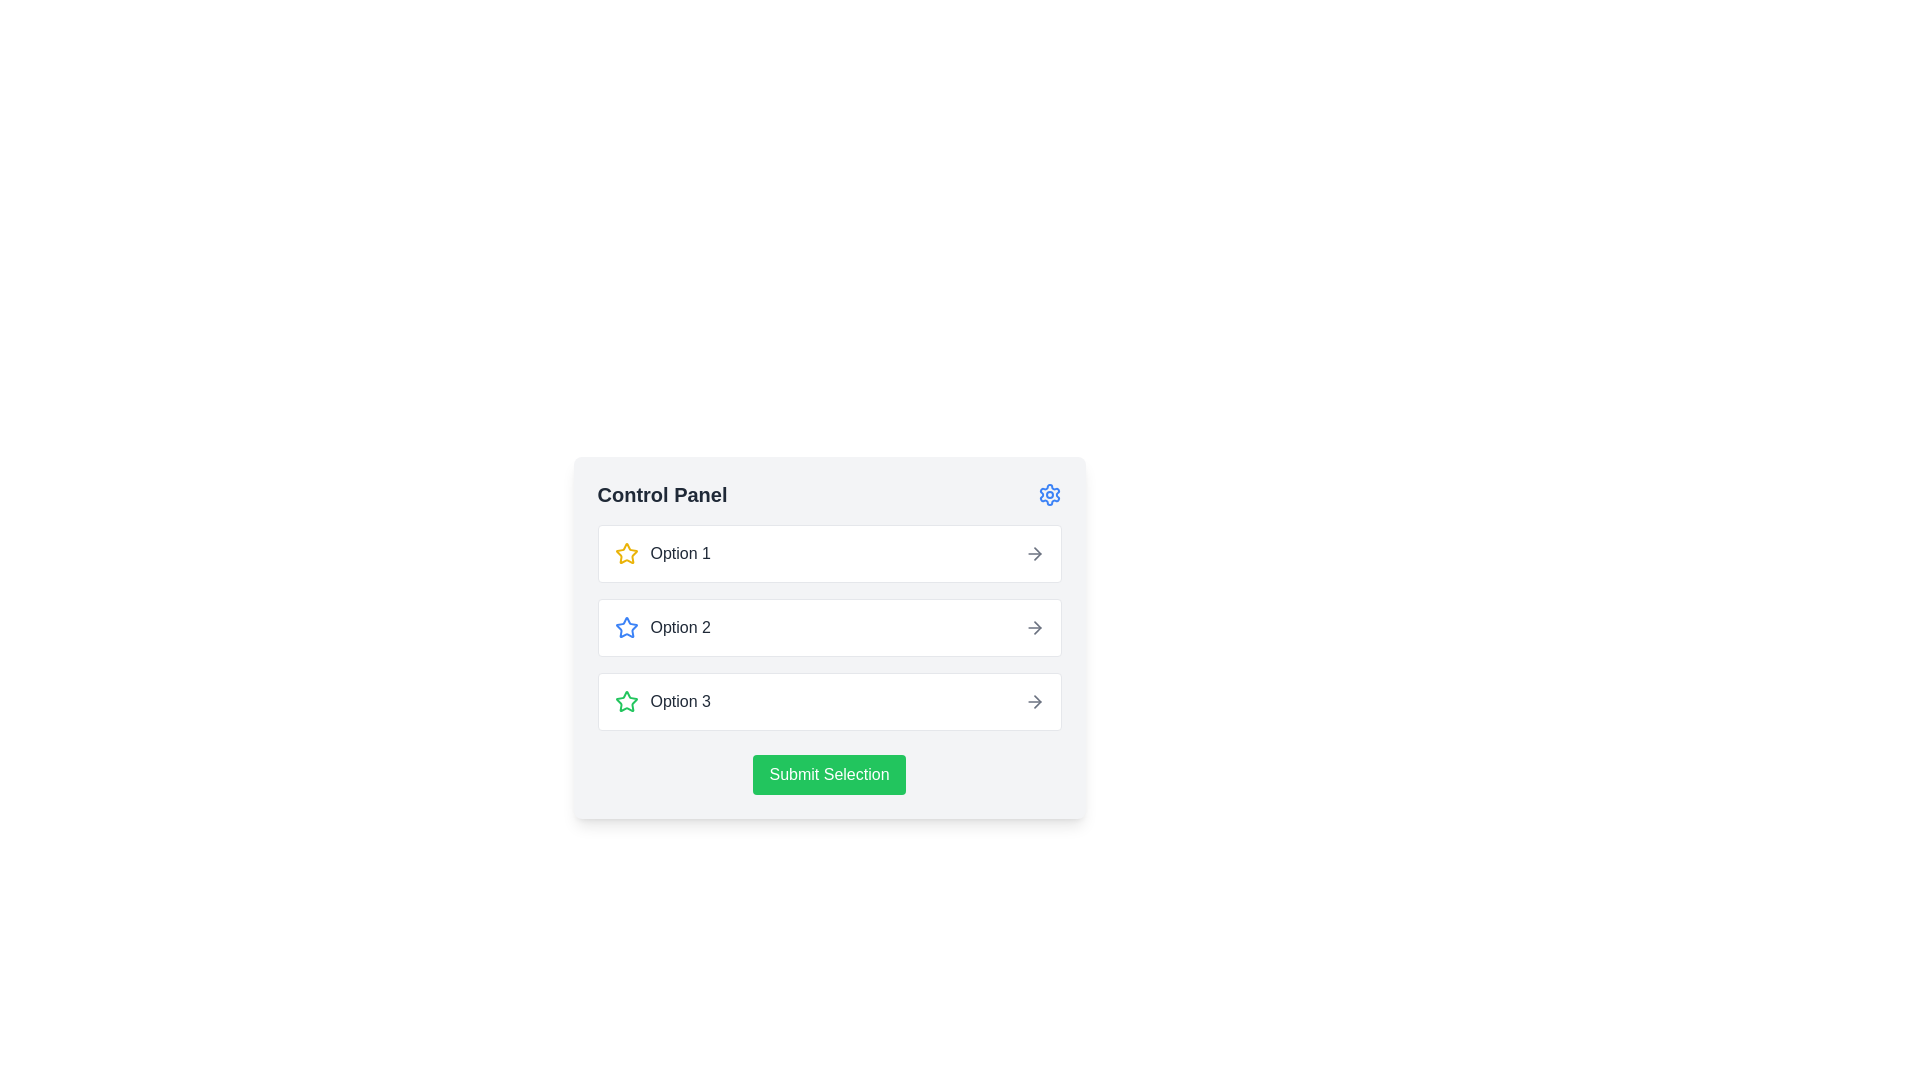  What do you see at coordinates (680, 701) in the screenshot?
I see `the label representing the third option in a list of selectable entries, located to the right of a green star icon` at bounding box center [680, 701].